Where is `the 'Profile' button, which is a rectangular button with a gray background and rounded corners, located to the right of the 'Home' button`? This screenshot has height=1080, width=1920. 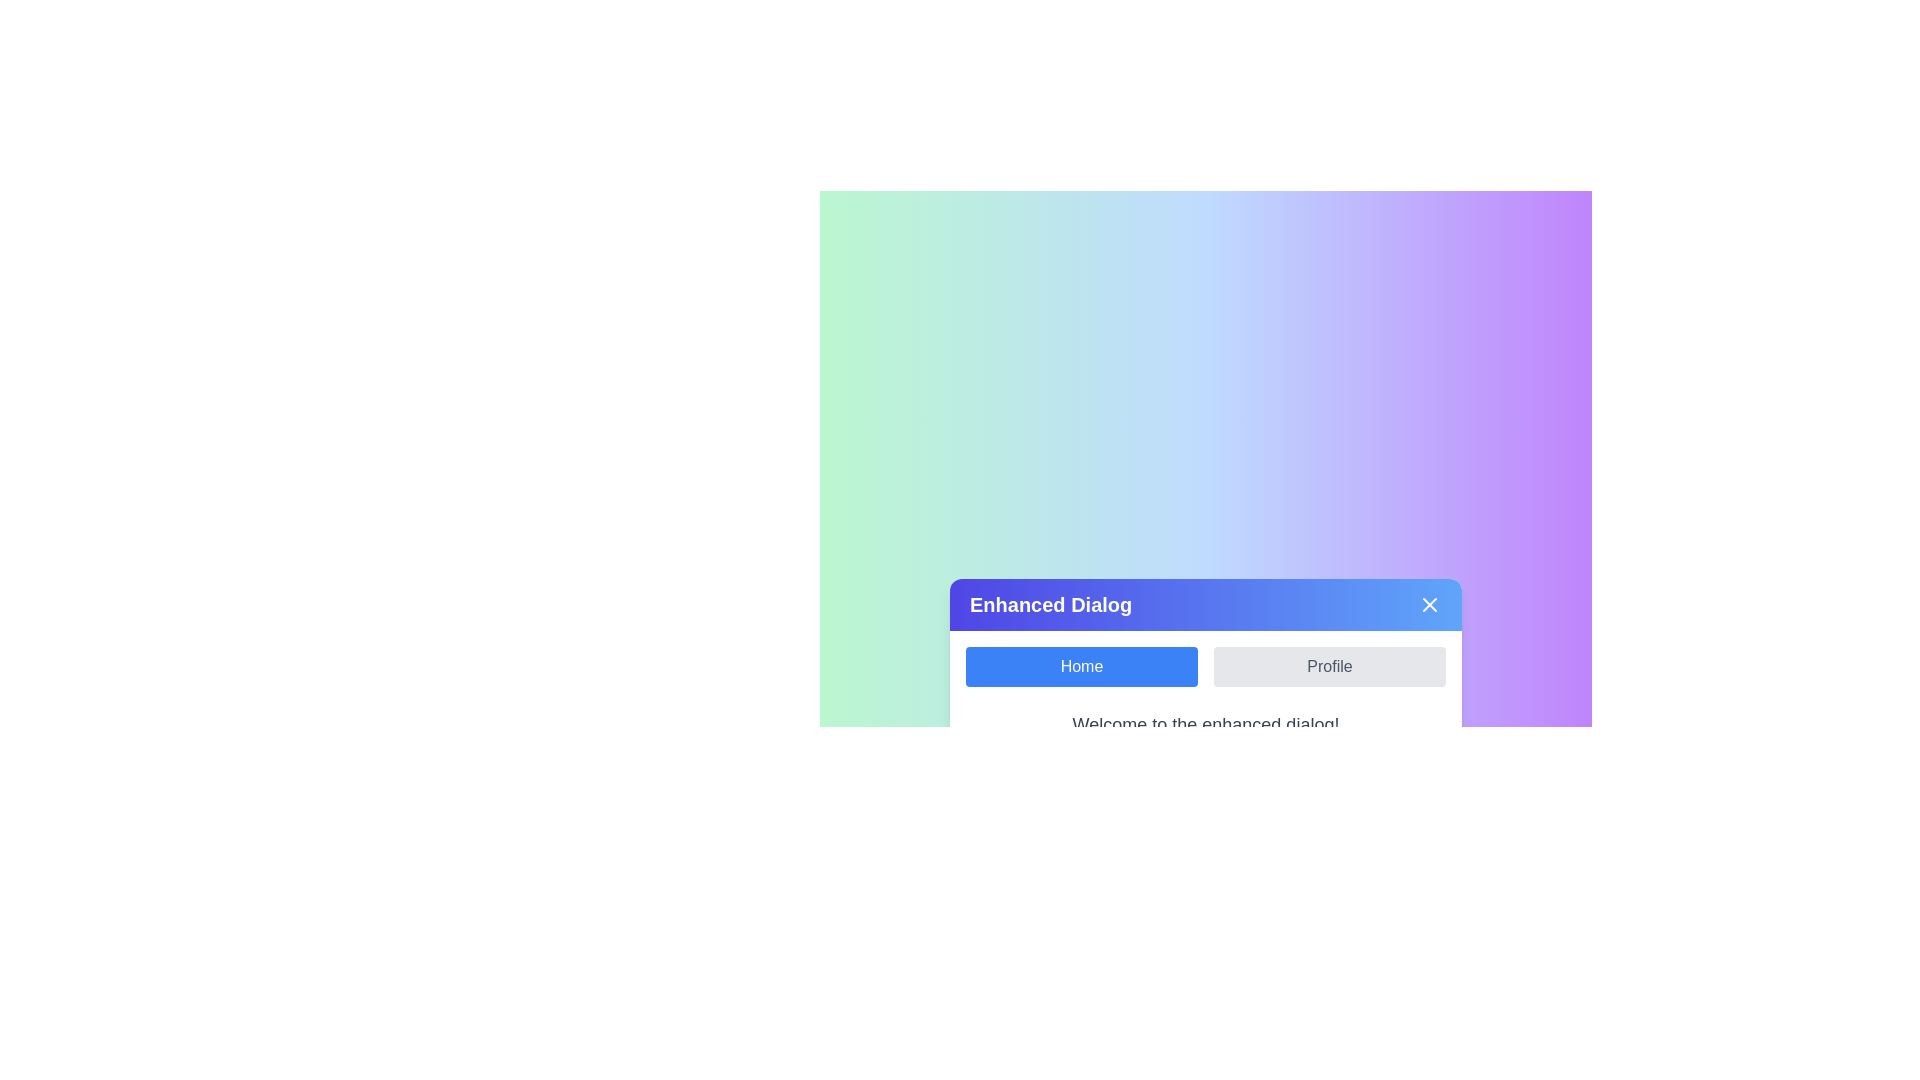 the 'Profile' button, which is a rectangular button with a gray background and rounded corners, located to the right of the 'Home' button is located at coordinates (1329, 667).